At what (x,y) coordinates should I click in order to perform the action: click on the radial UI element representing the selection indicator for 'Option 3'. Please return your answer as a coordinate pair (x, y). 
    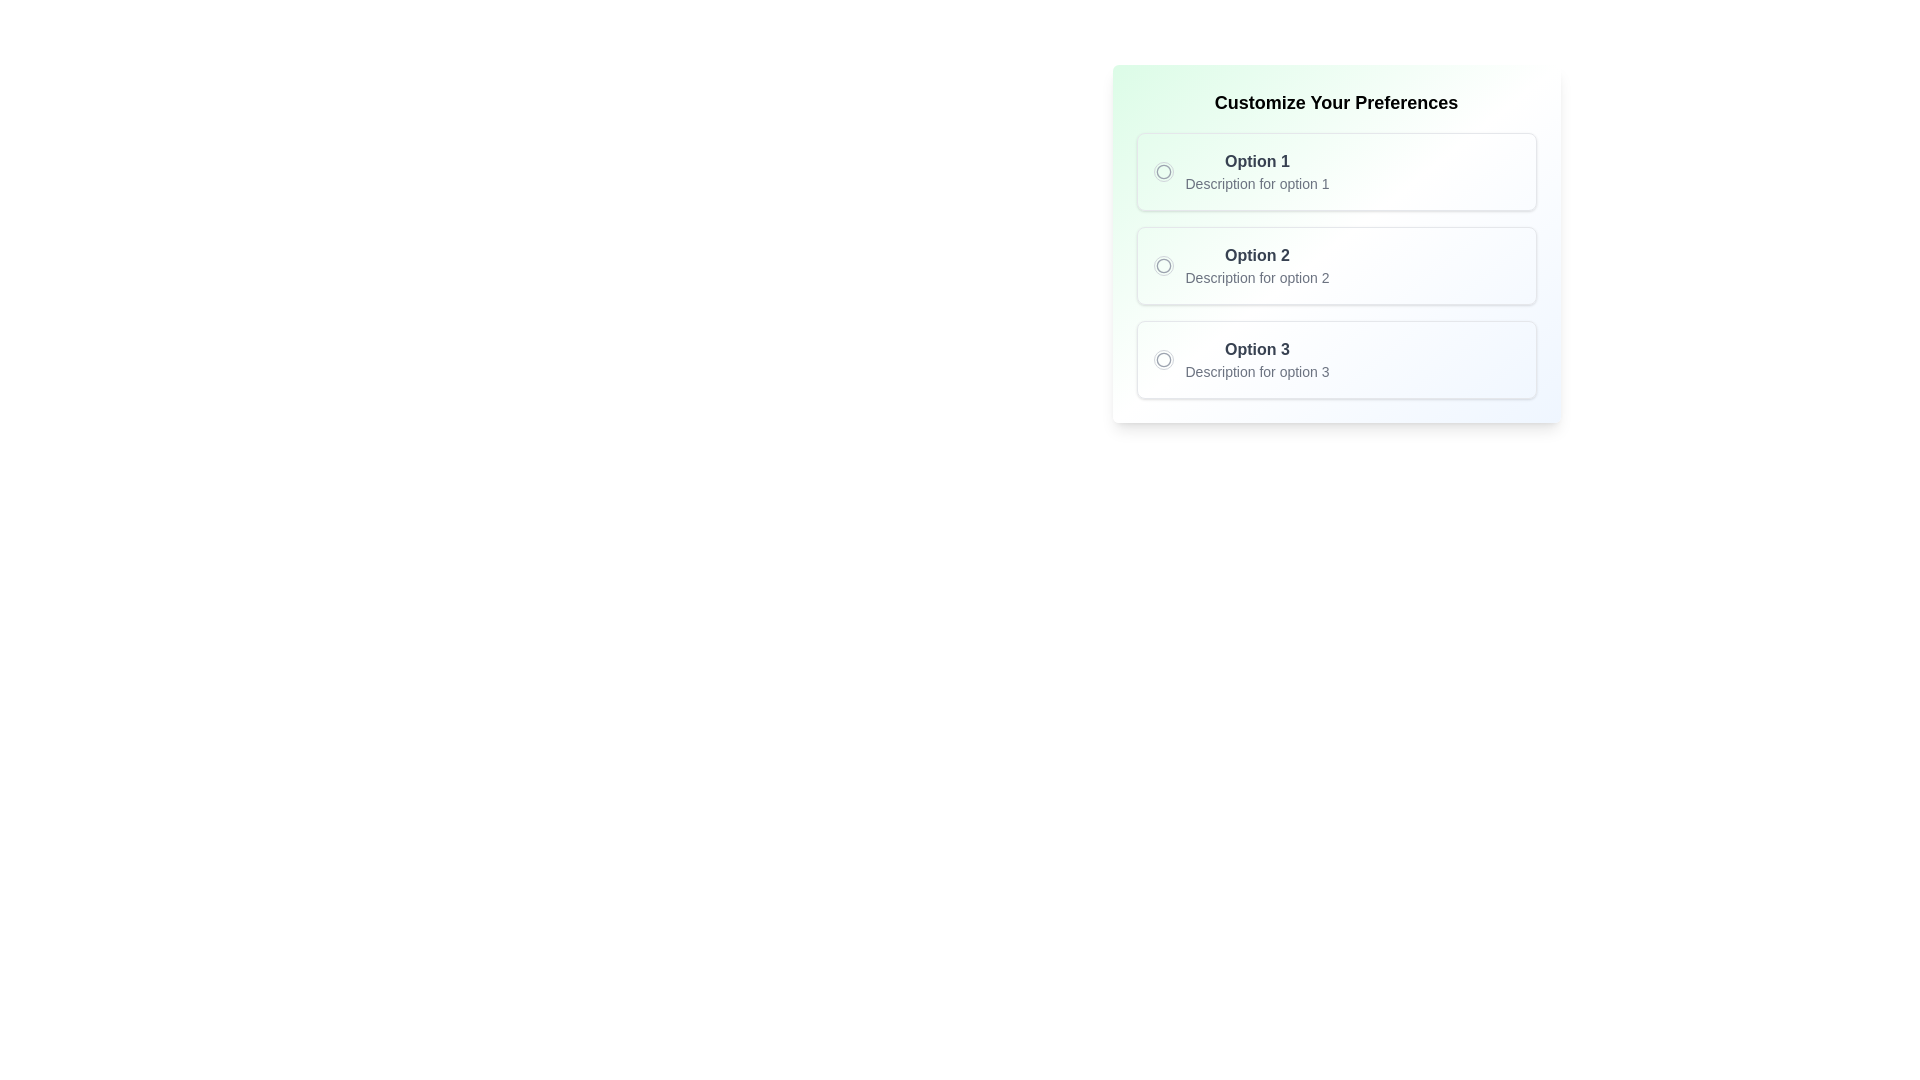
    Looking at the image, I should click on (1163, 358).